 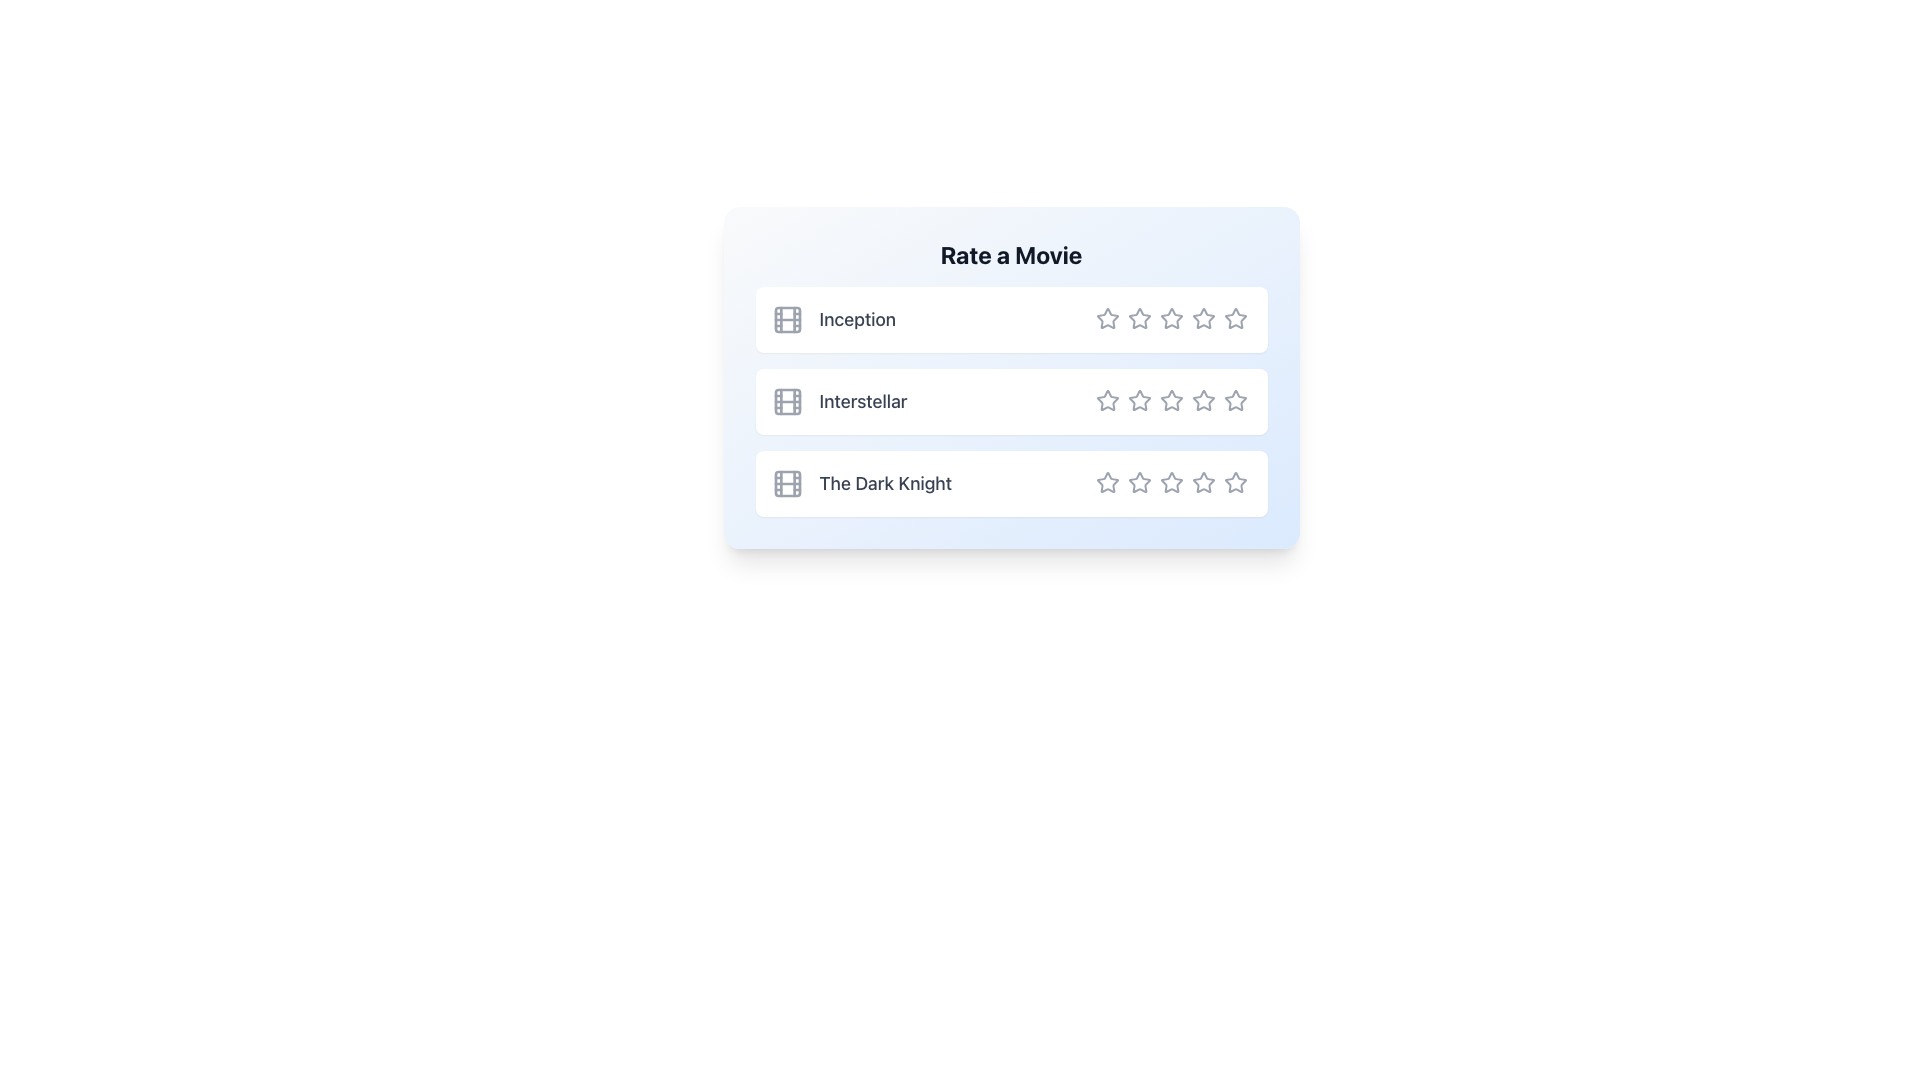 I want to click on the third star in the third row of the rating component to rate the movie 'The Dark Knight', so click(x=1171, y=482).